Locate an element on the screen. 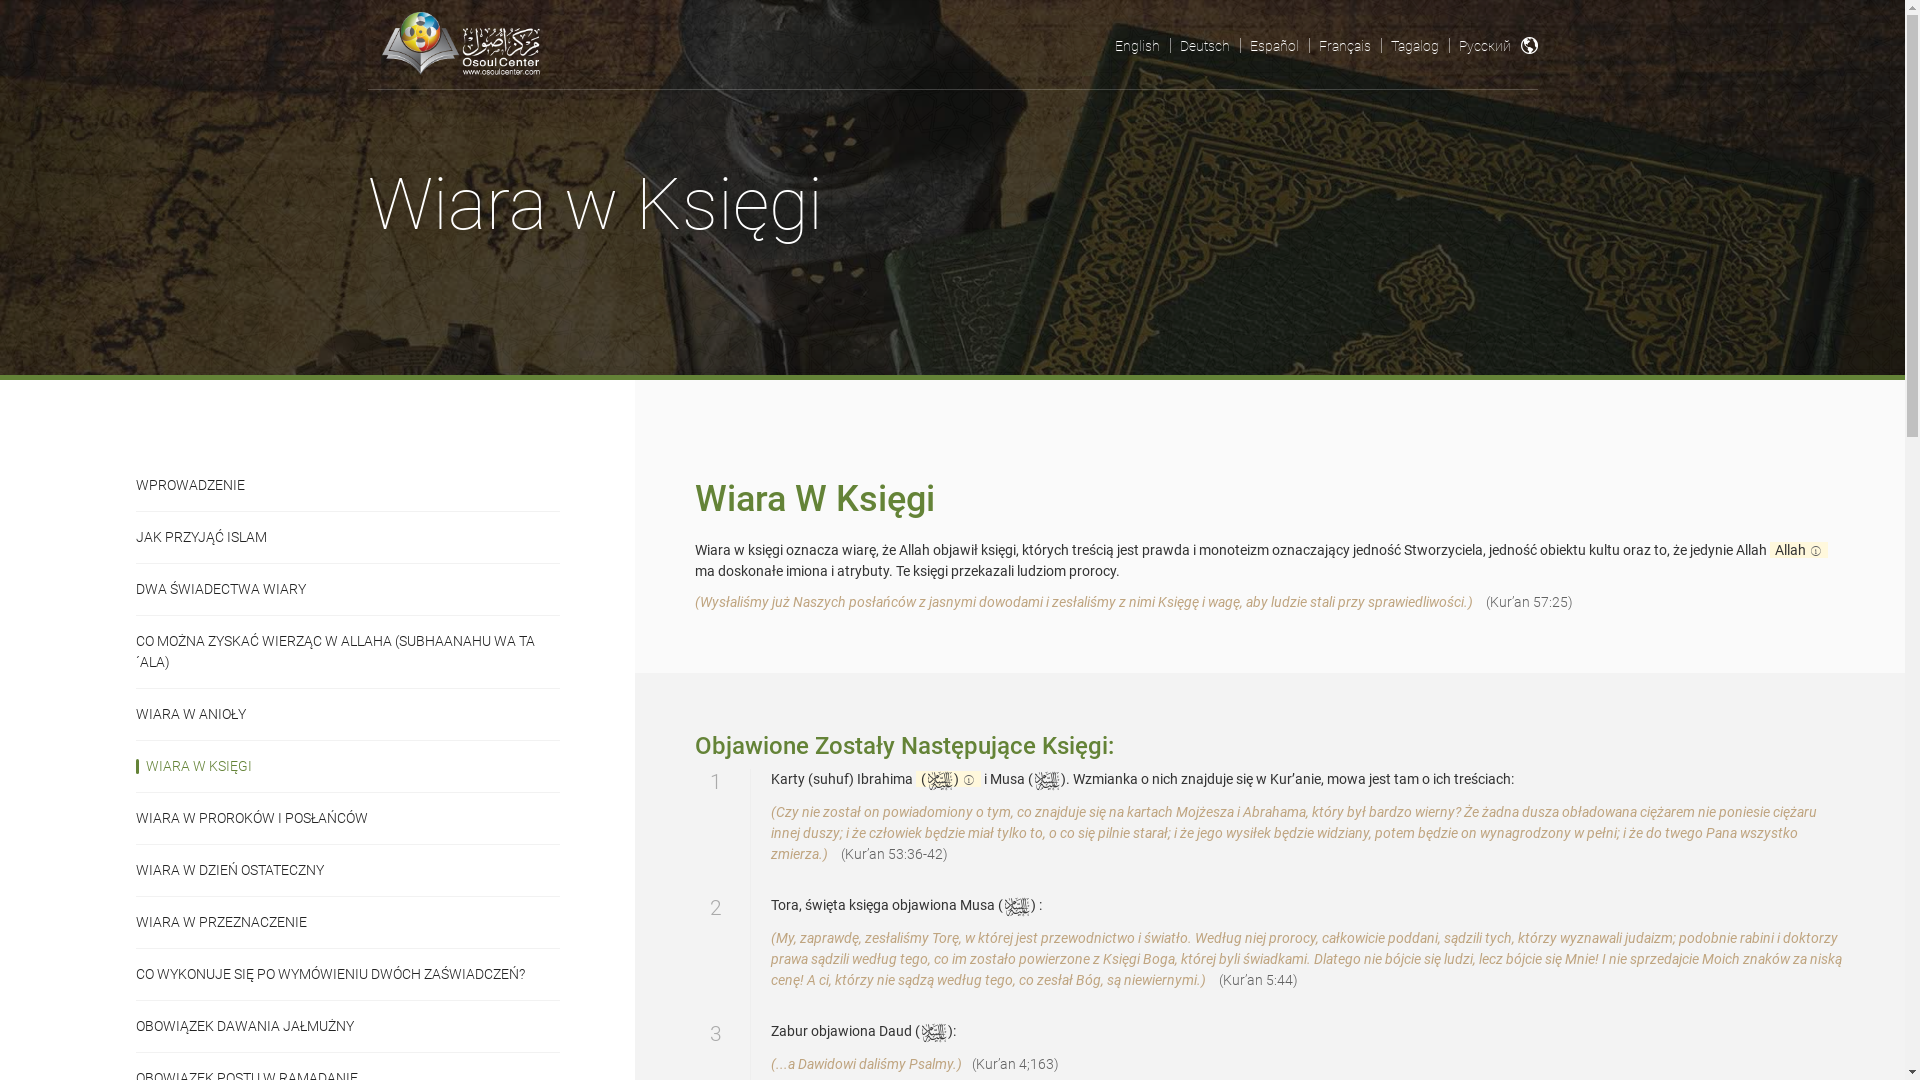 This screenshot has height=1080, width=1920. 'WPROWADZENIE' is located at coordinates (134, 485).